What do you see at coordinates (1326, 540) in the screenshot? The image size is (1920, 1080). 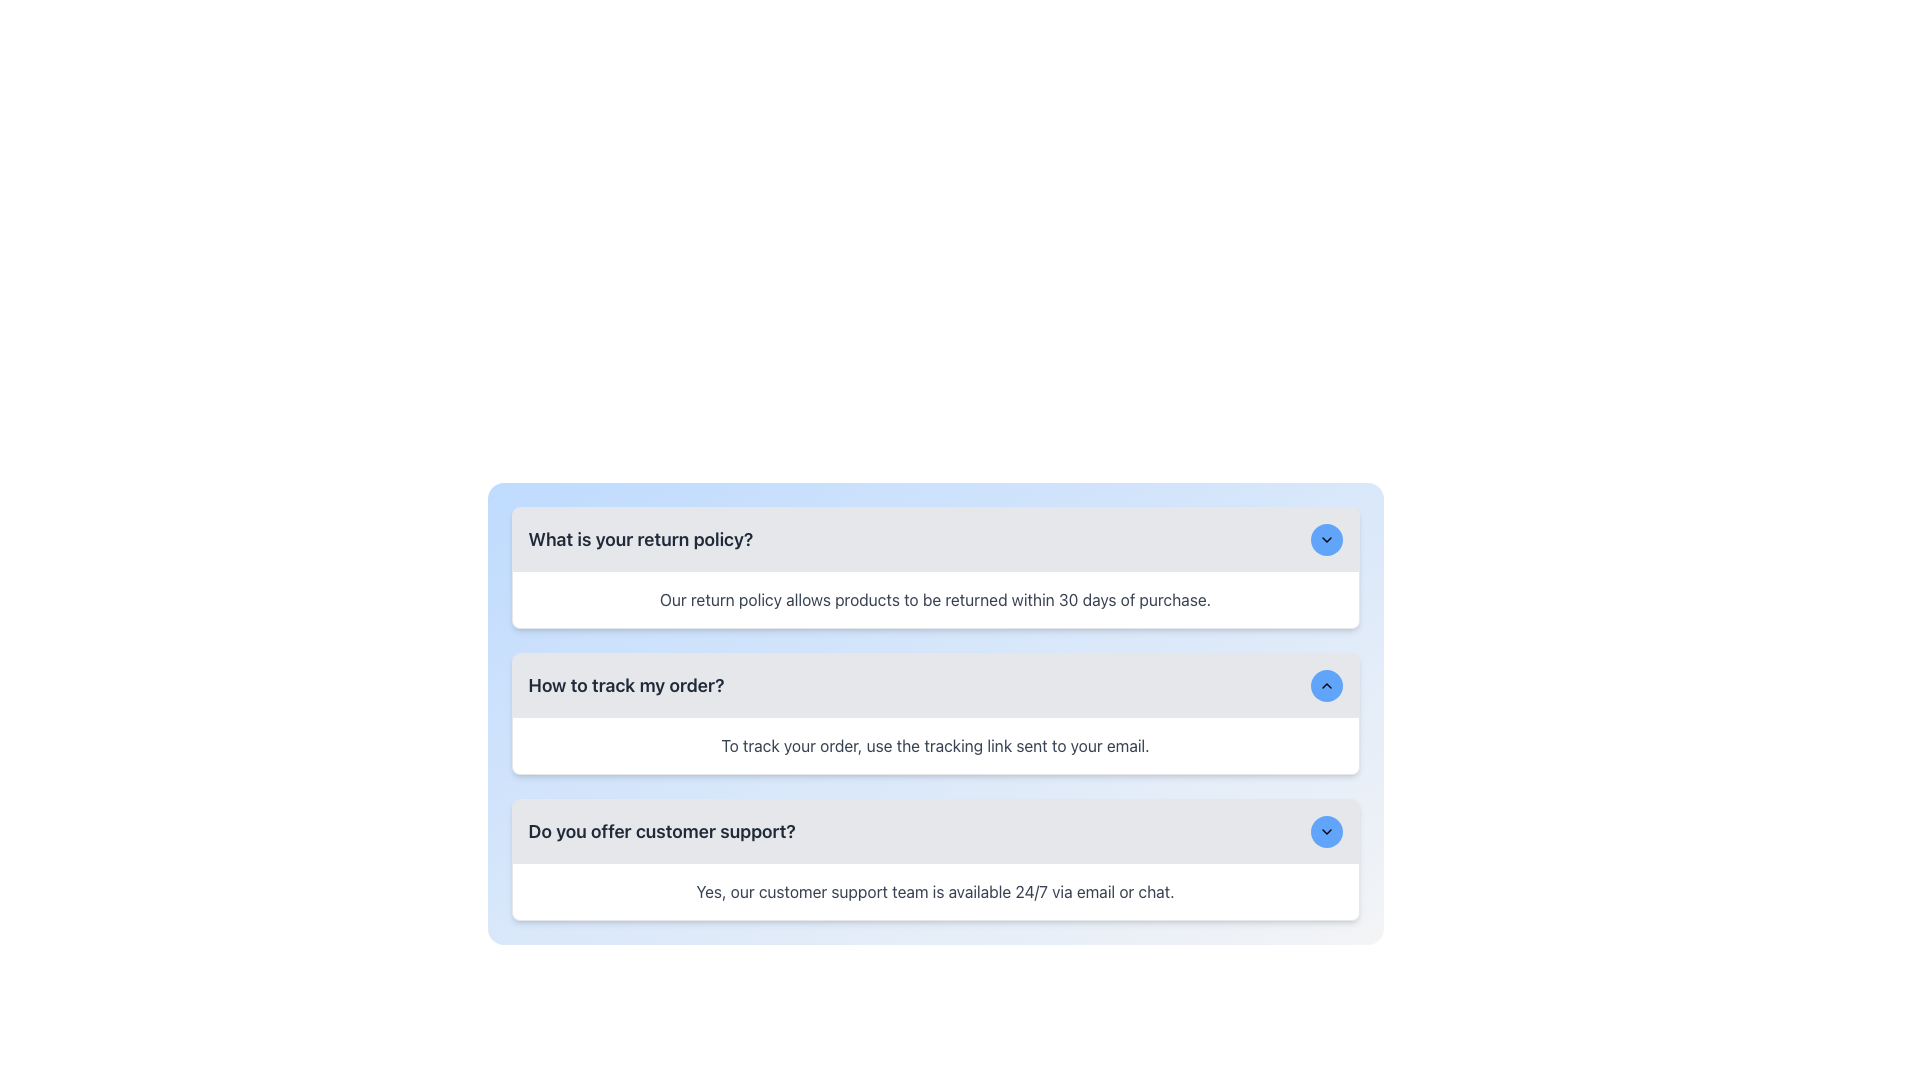 I see `the chevron icon located at the right edge of the card containing the question 'What is your return policy?'` at bounding box center [1326, 540].